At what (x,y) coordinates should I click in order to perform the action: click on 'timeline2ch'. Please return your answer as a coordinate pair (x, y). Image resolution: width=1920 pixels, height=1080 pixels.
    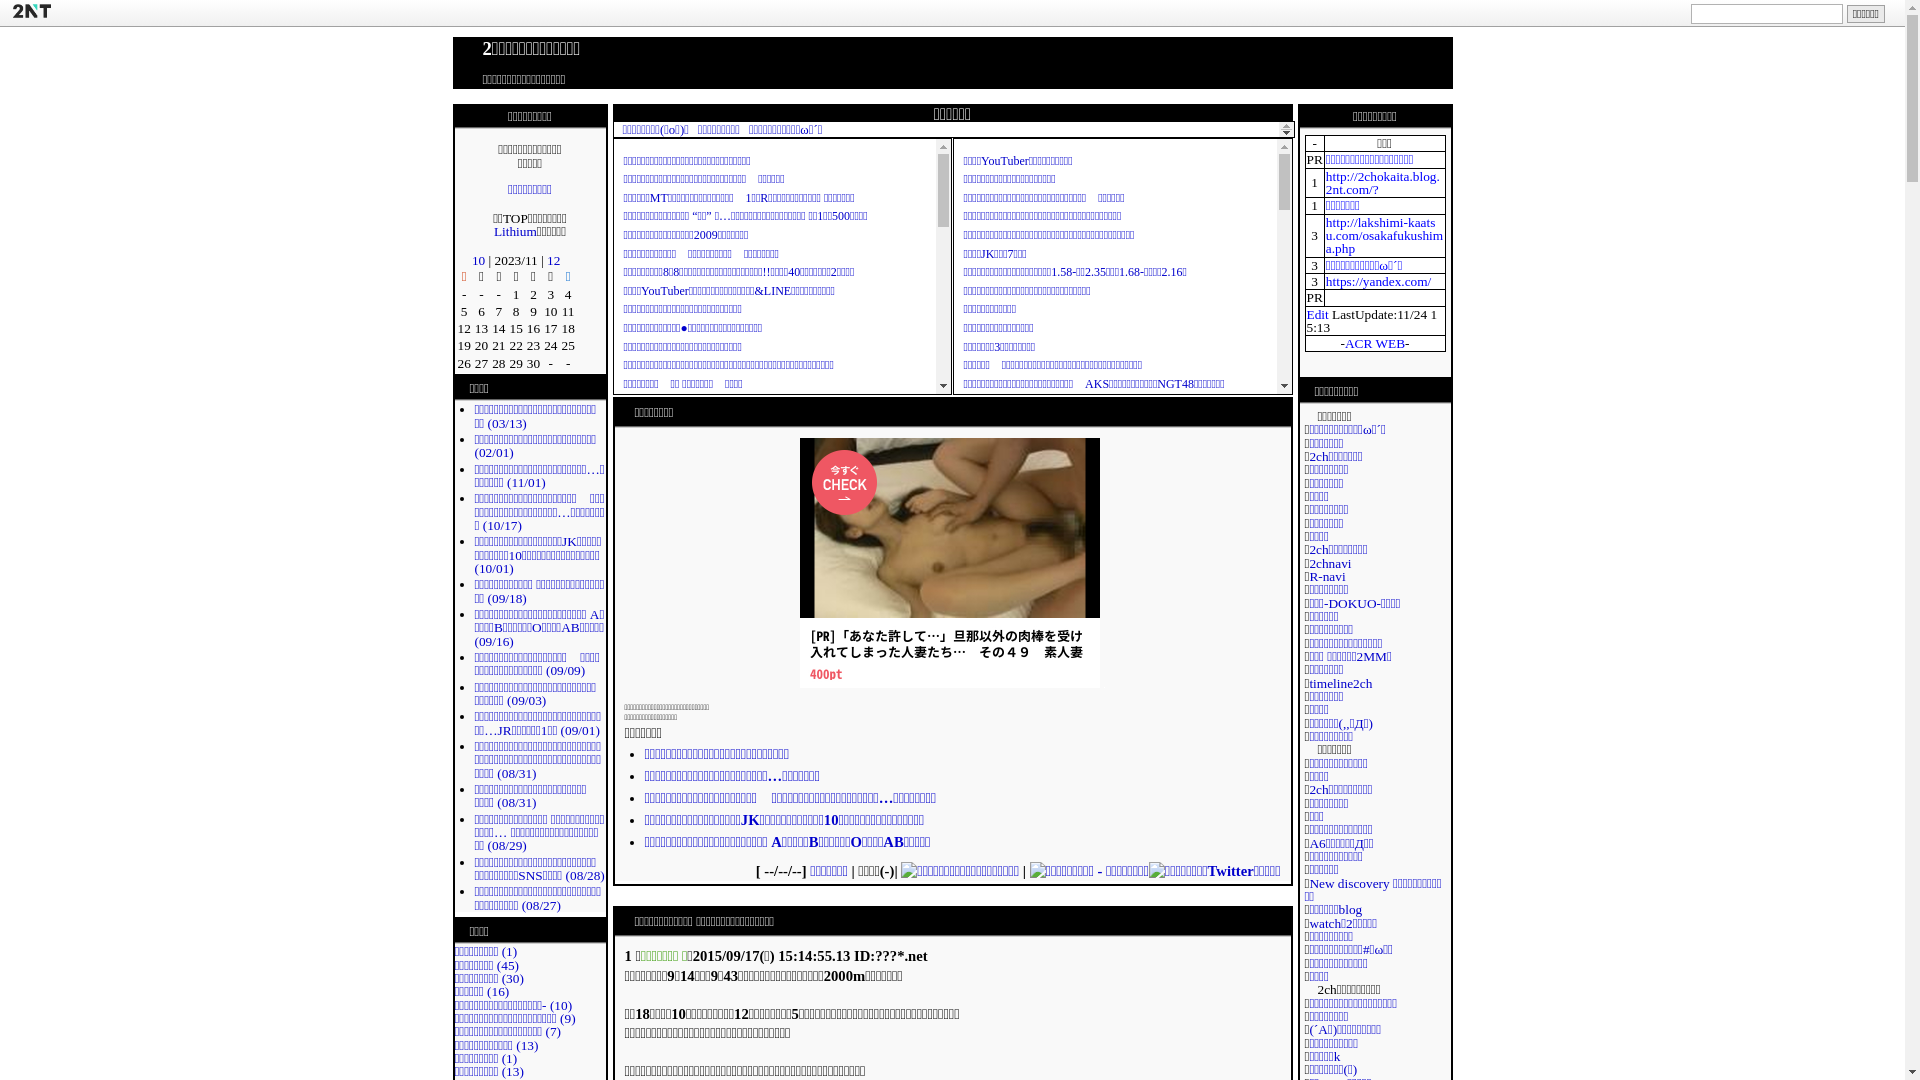
    Looking at the image, I should click on (1340, 682).